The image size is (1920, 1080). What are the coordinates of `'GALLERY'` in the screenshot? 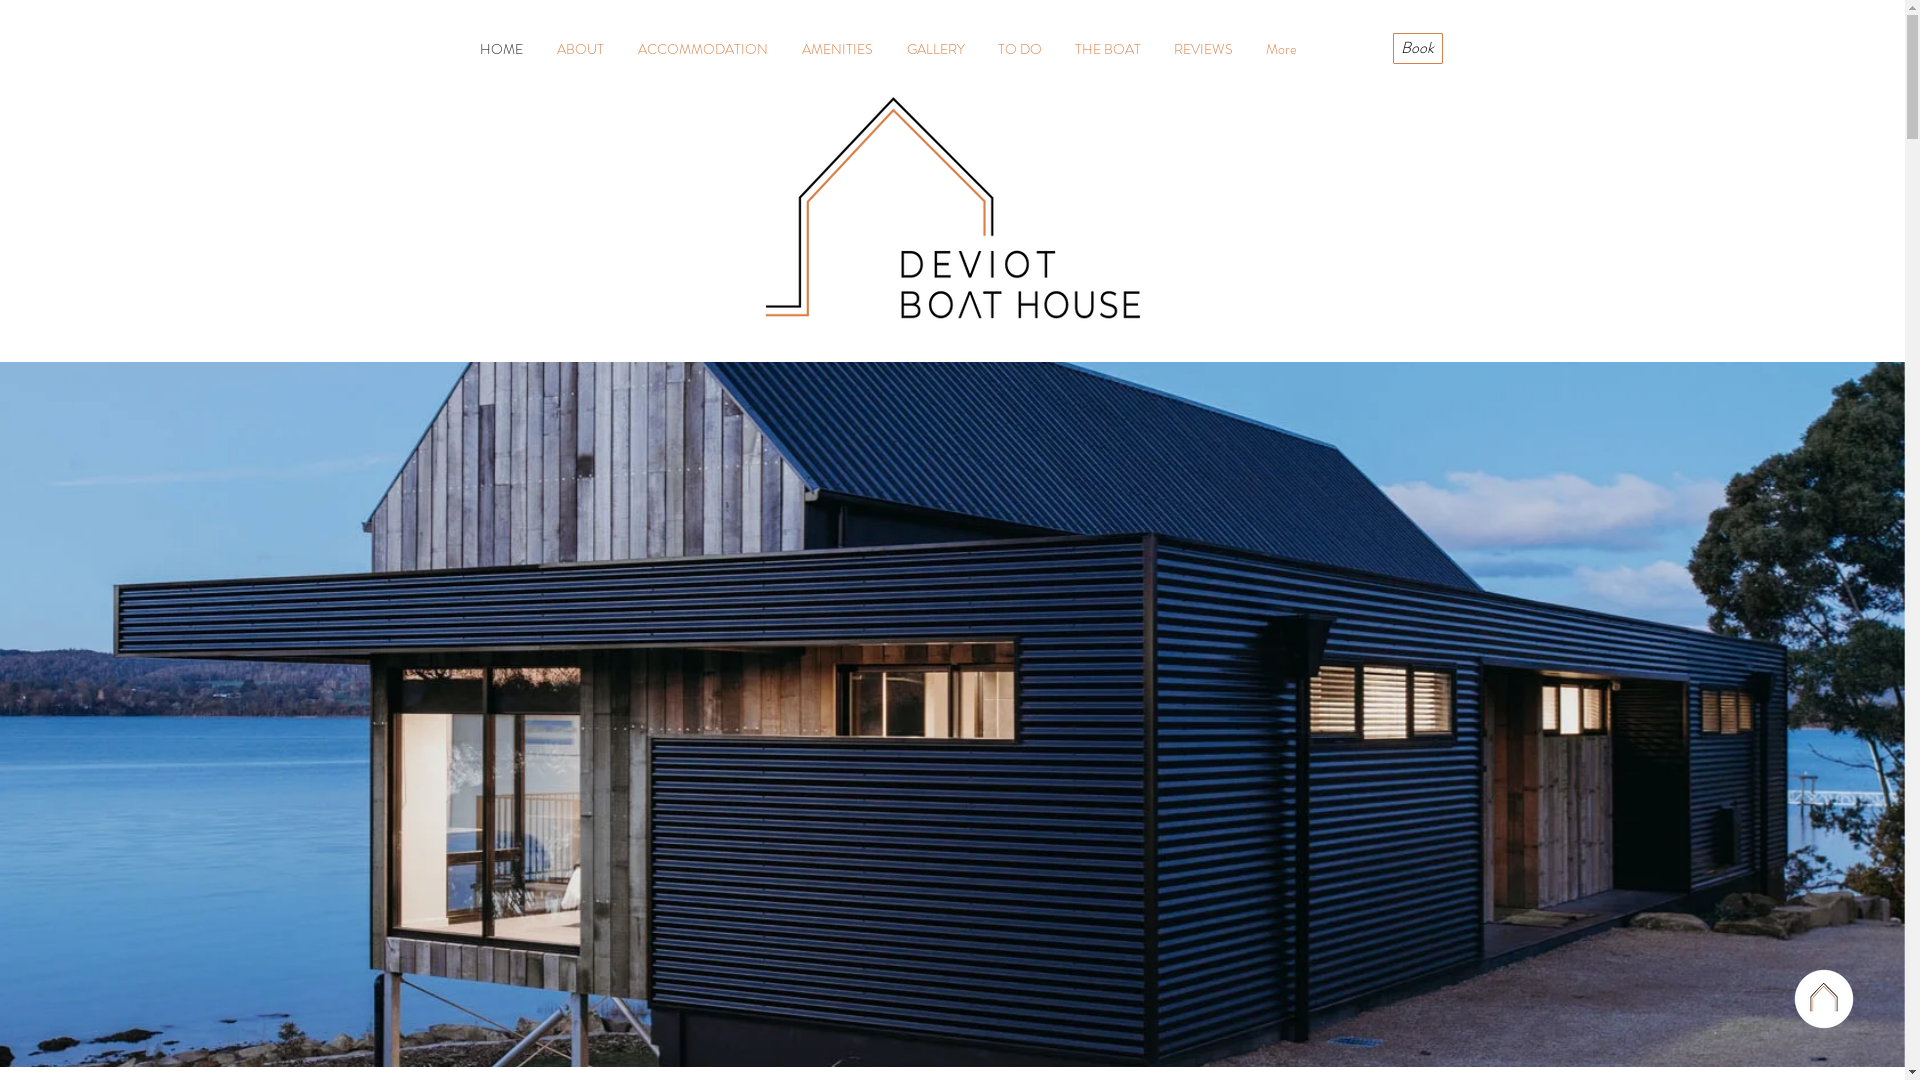 It's located at (935, 48).